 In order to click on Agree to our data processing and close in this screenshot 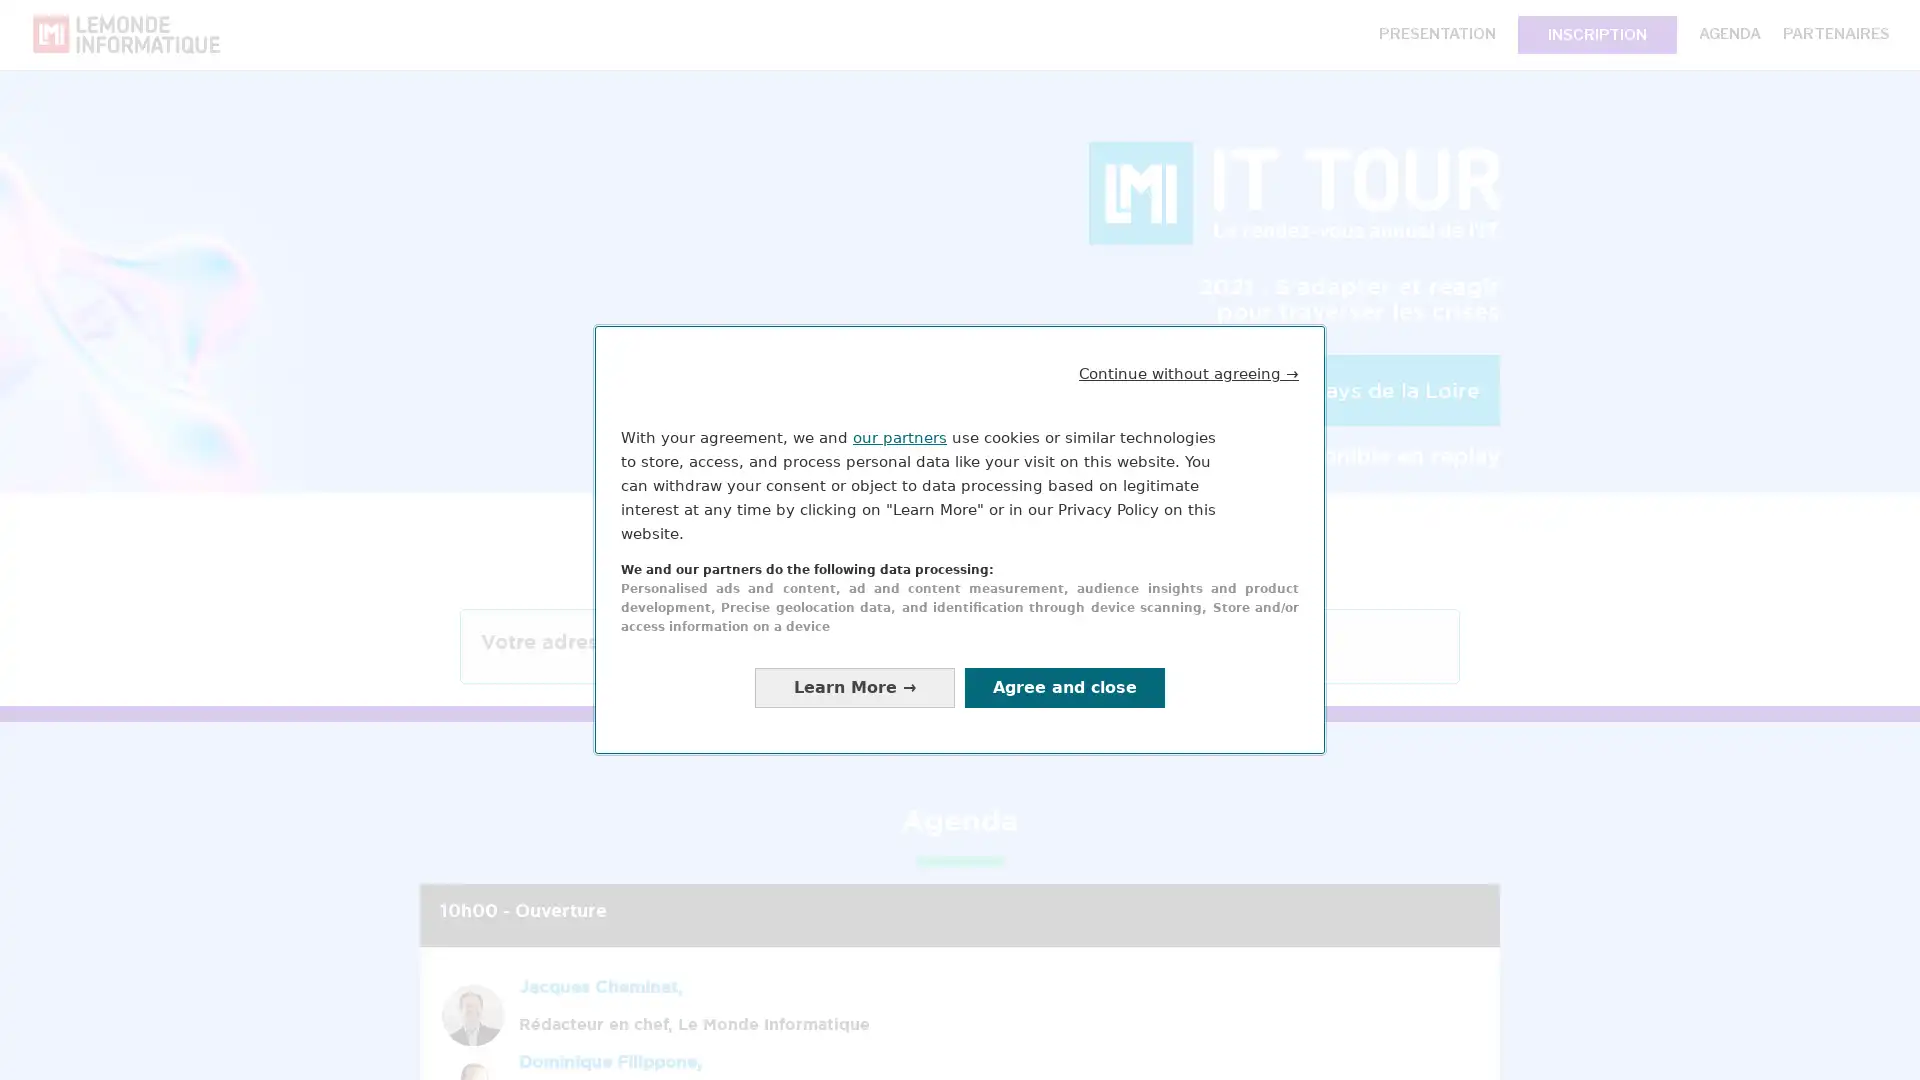, I will do `click(1064, 686)`.